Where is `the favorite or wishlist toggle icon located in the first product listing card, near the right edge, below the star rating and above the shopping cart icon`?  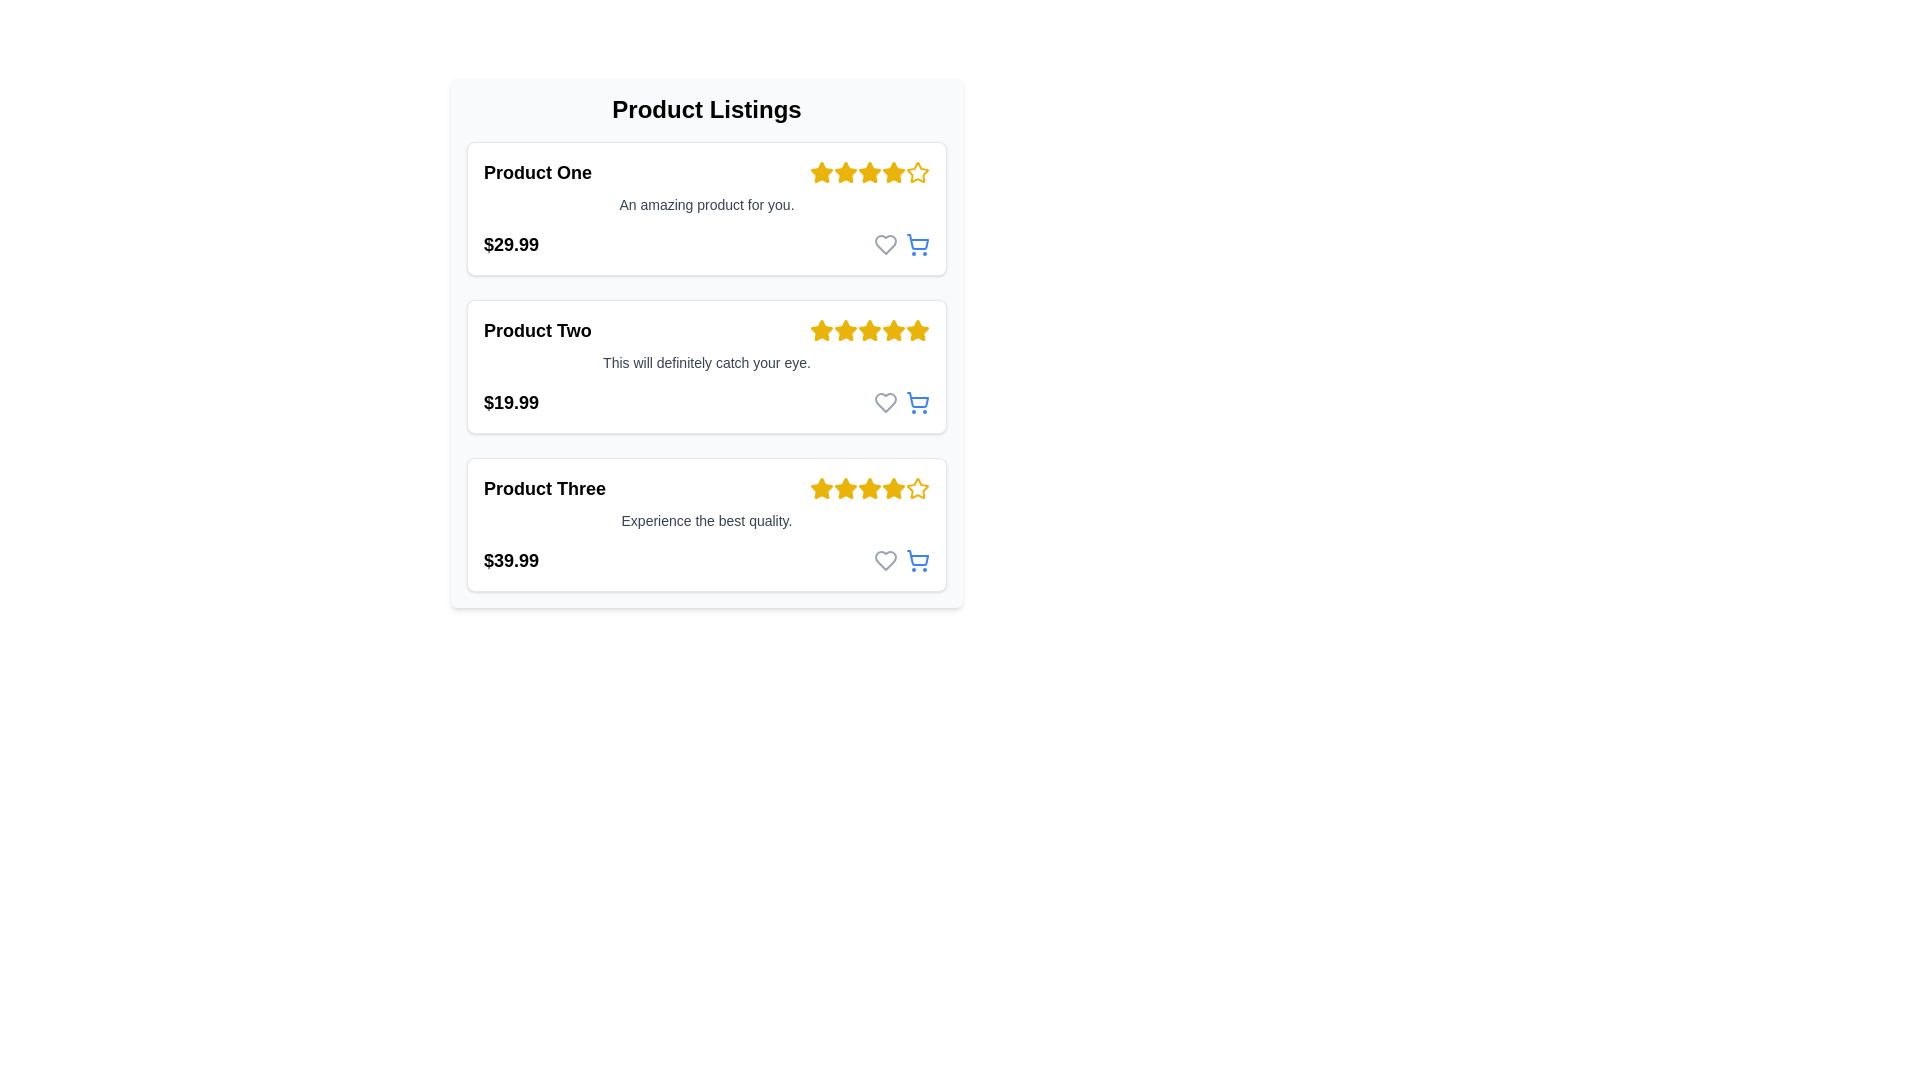 the favorite or wishlist toggle icon located in the first product listing card, near the right edge, below the star rating and above the shopping cart icon is located at coordinates (885, 244).